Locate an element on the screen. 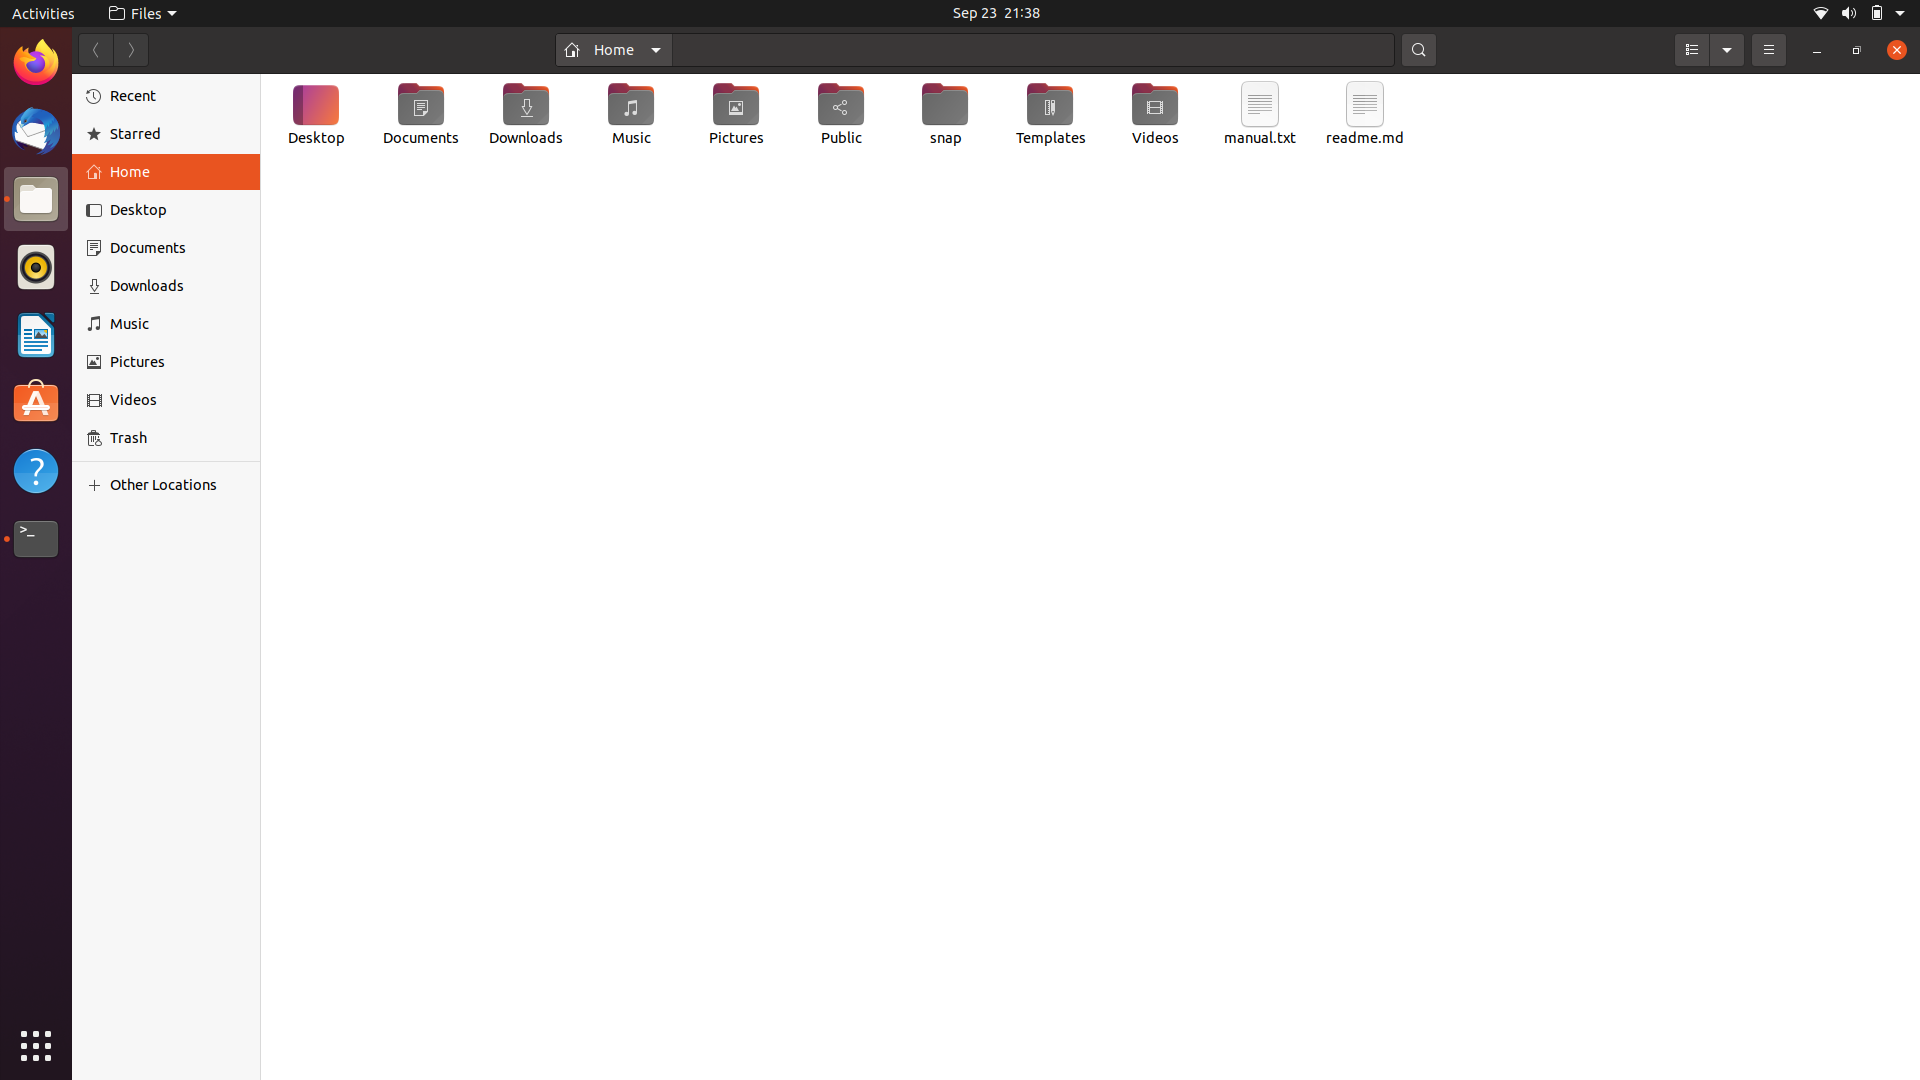  Locate and open the "Templates" folder is located at coordinates (1049, 116).